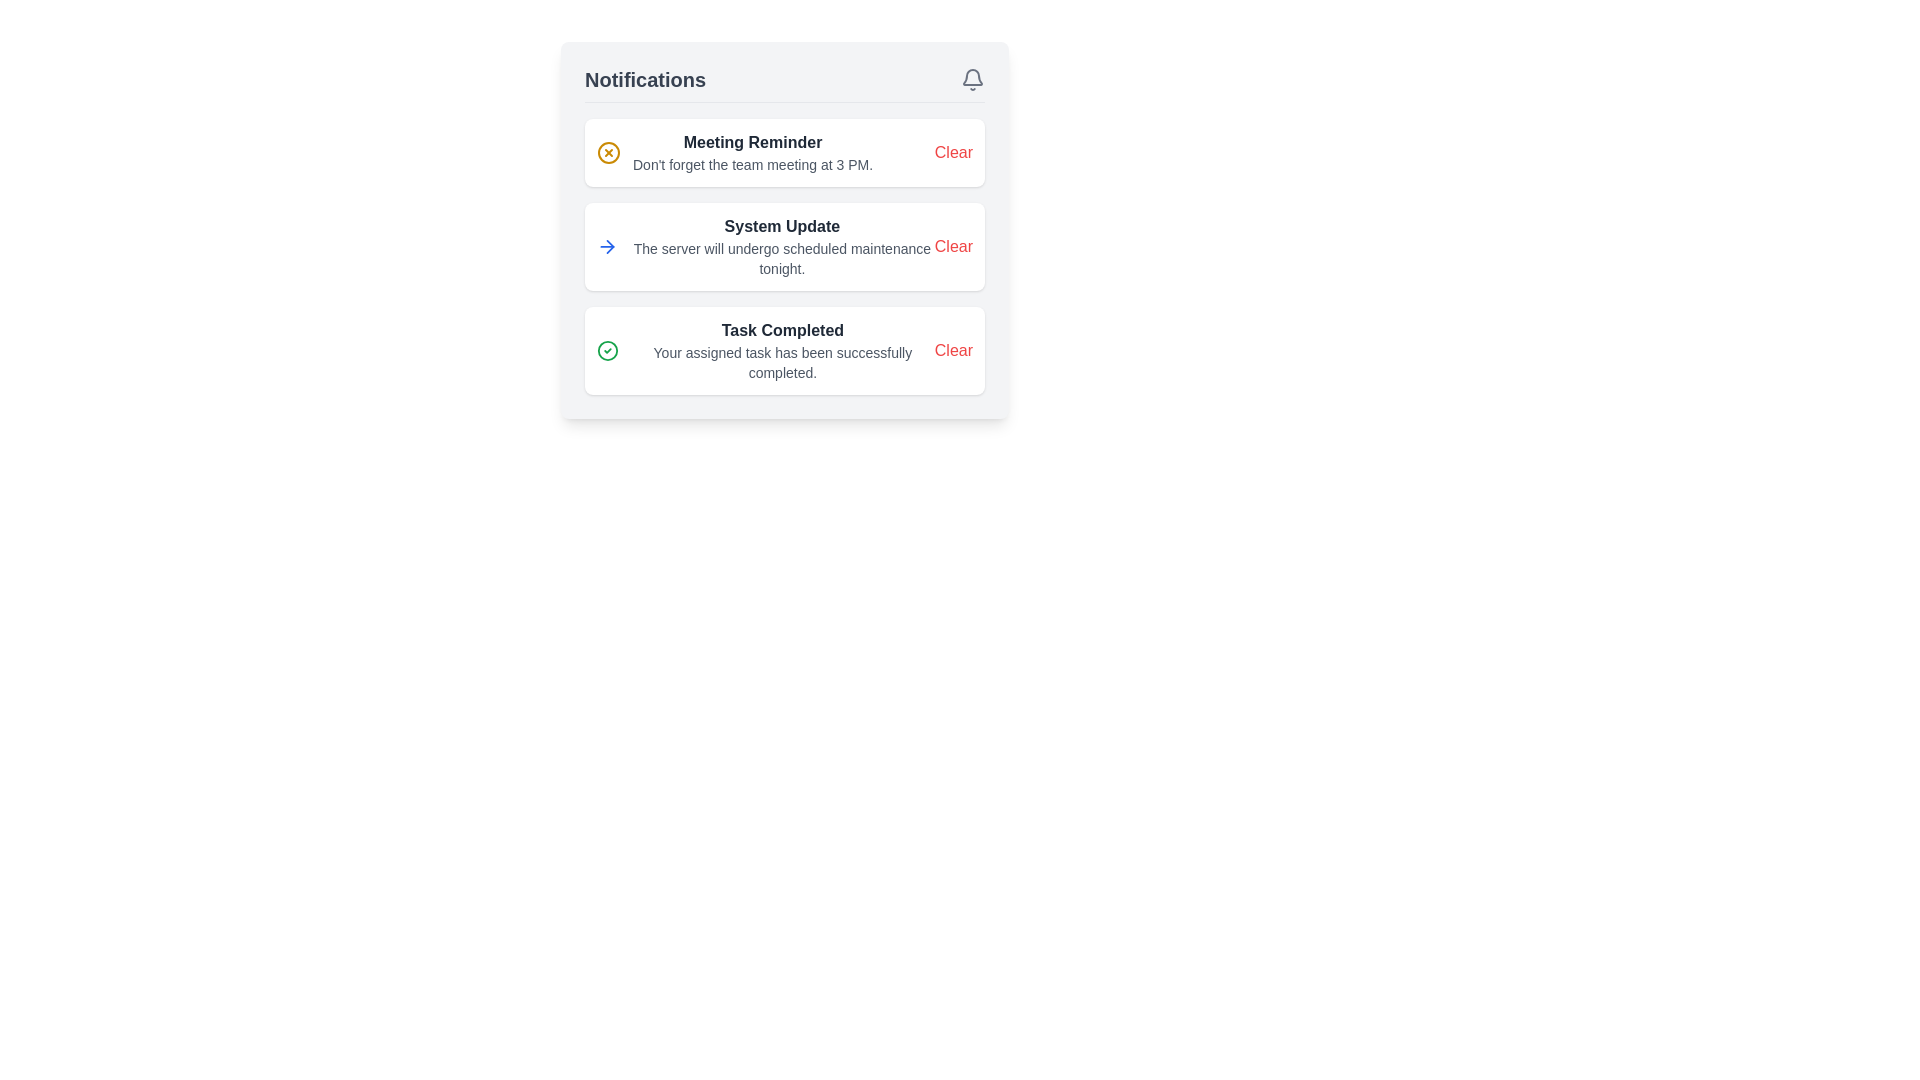 This screenshot has width=1920, height=1080. What do you see at coordinates (781, 350) in the screenshot?
I see `notification titled 'Task Completed' which indicates that your assigned task has been successfully completed. This notification is the third in a vertical list of notifications` at bounding box center [781, 350].